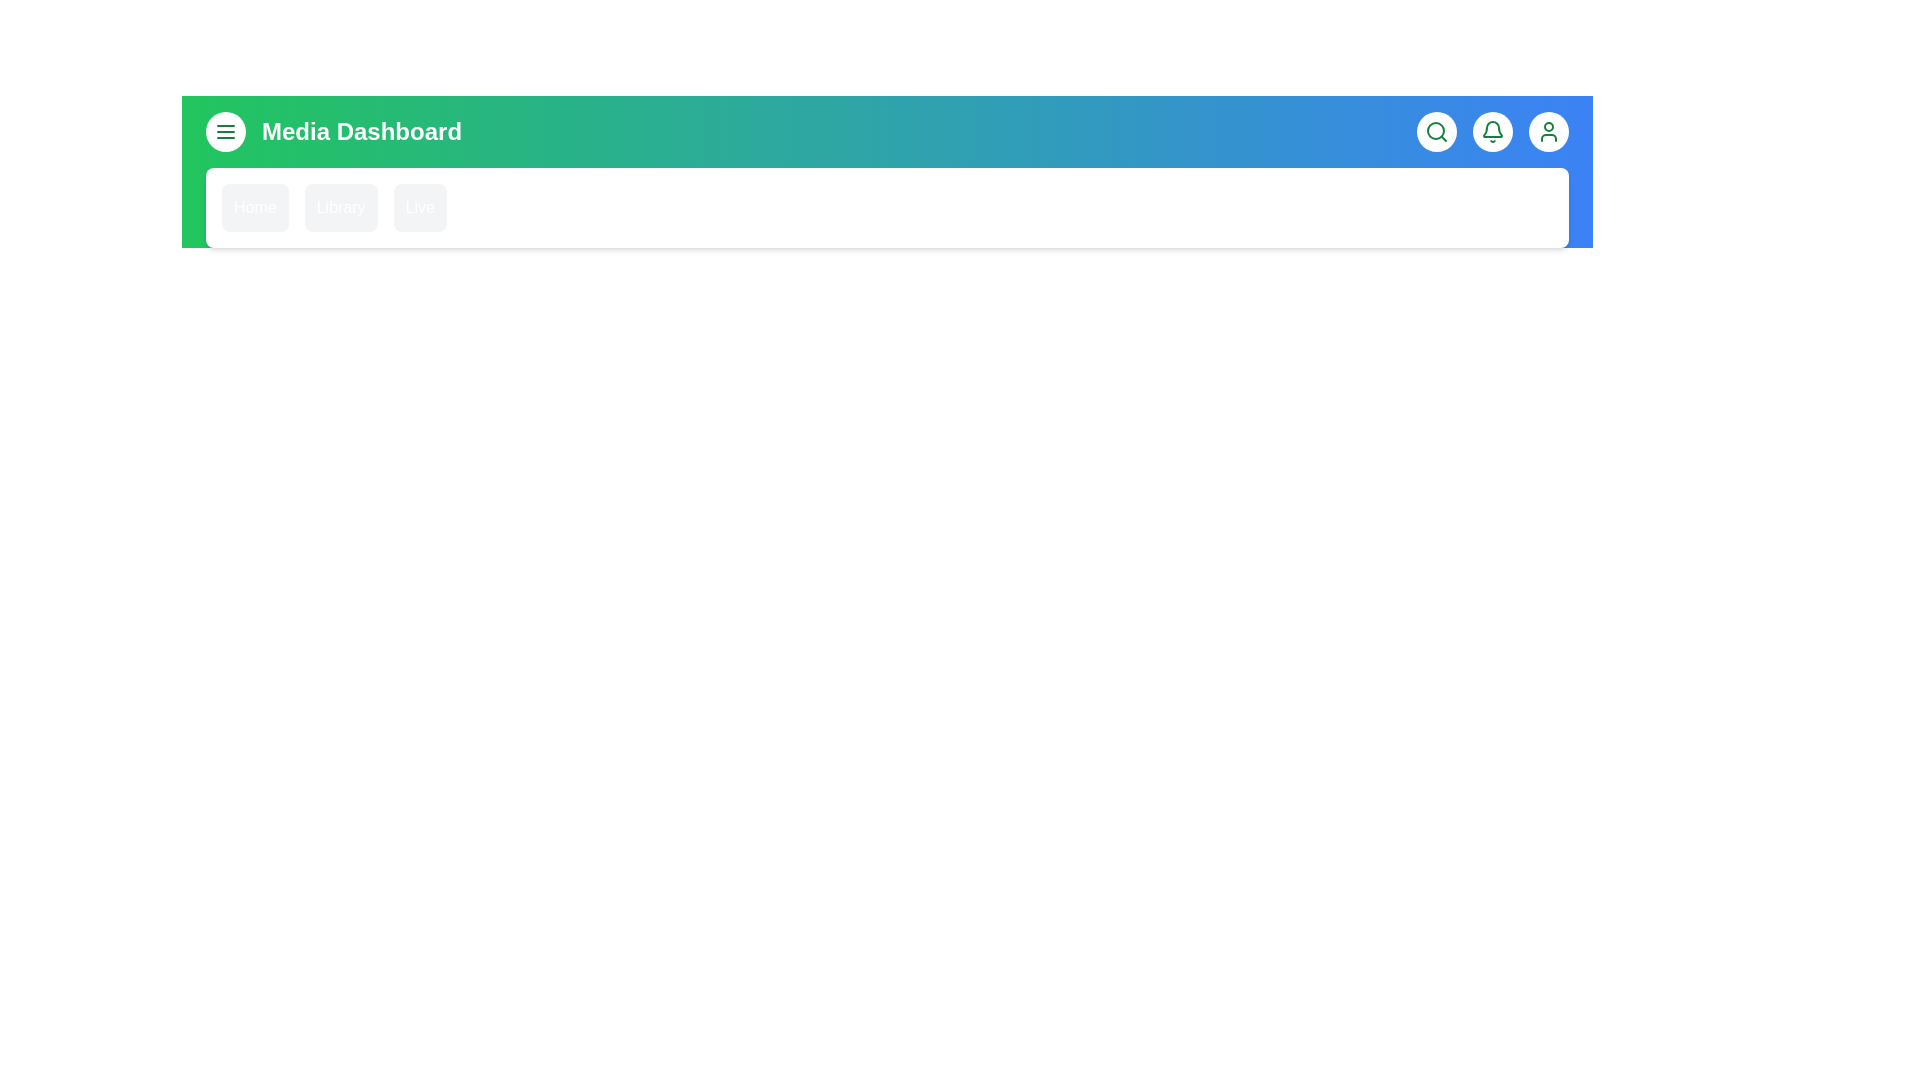 The width and height of the screenshot is (1920, 1080). Describe the element at coordinates (225, 131) in the screenshot. I see `the menu toggle button to toggle the menu visibility` at that location.